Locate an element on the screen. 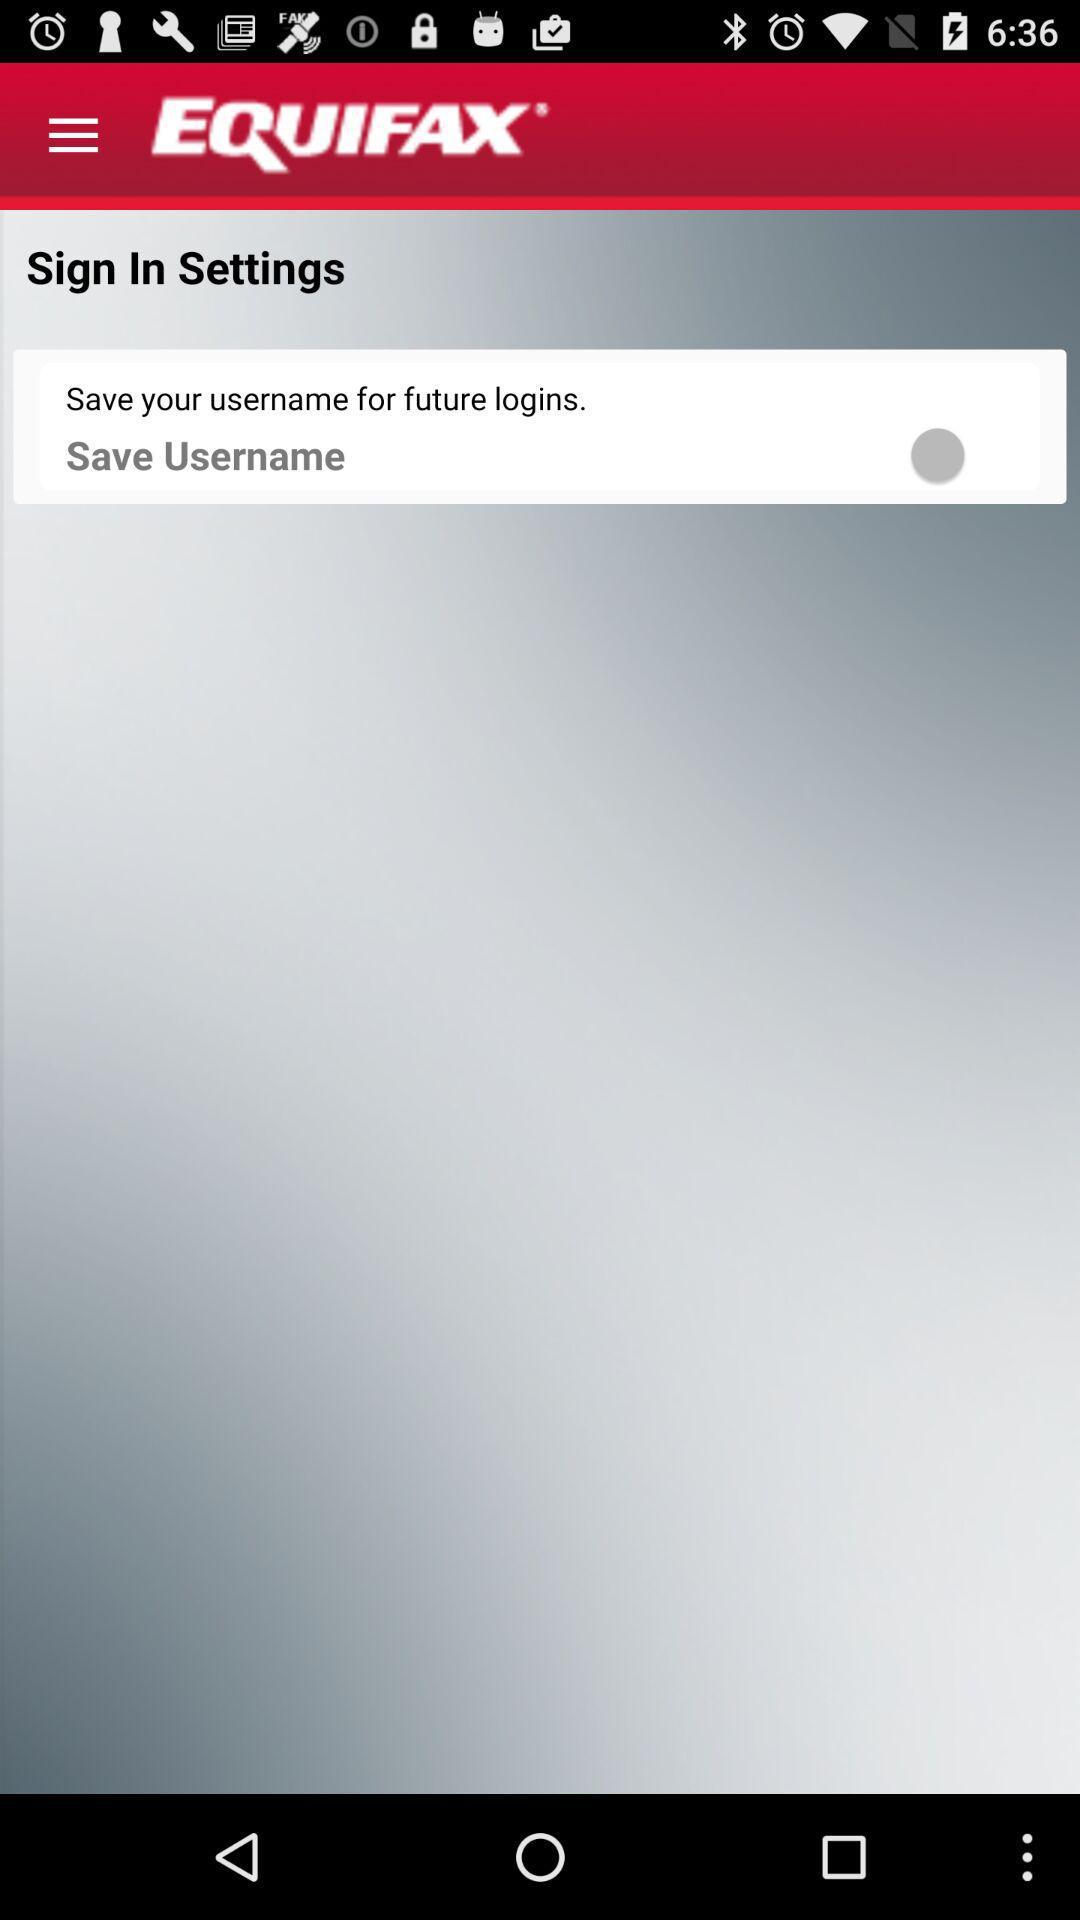 This screenshot has height=1920, width=1080. the item to the right of save username is located at coordinates (963, 453).